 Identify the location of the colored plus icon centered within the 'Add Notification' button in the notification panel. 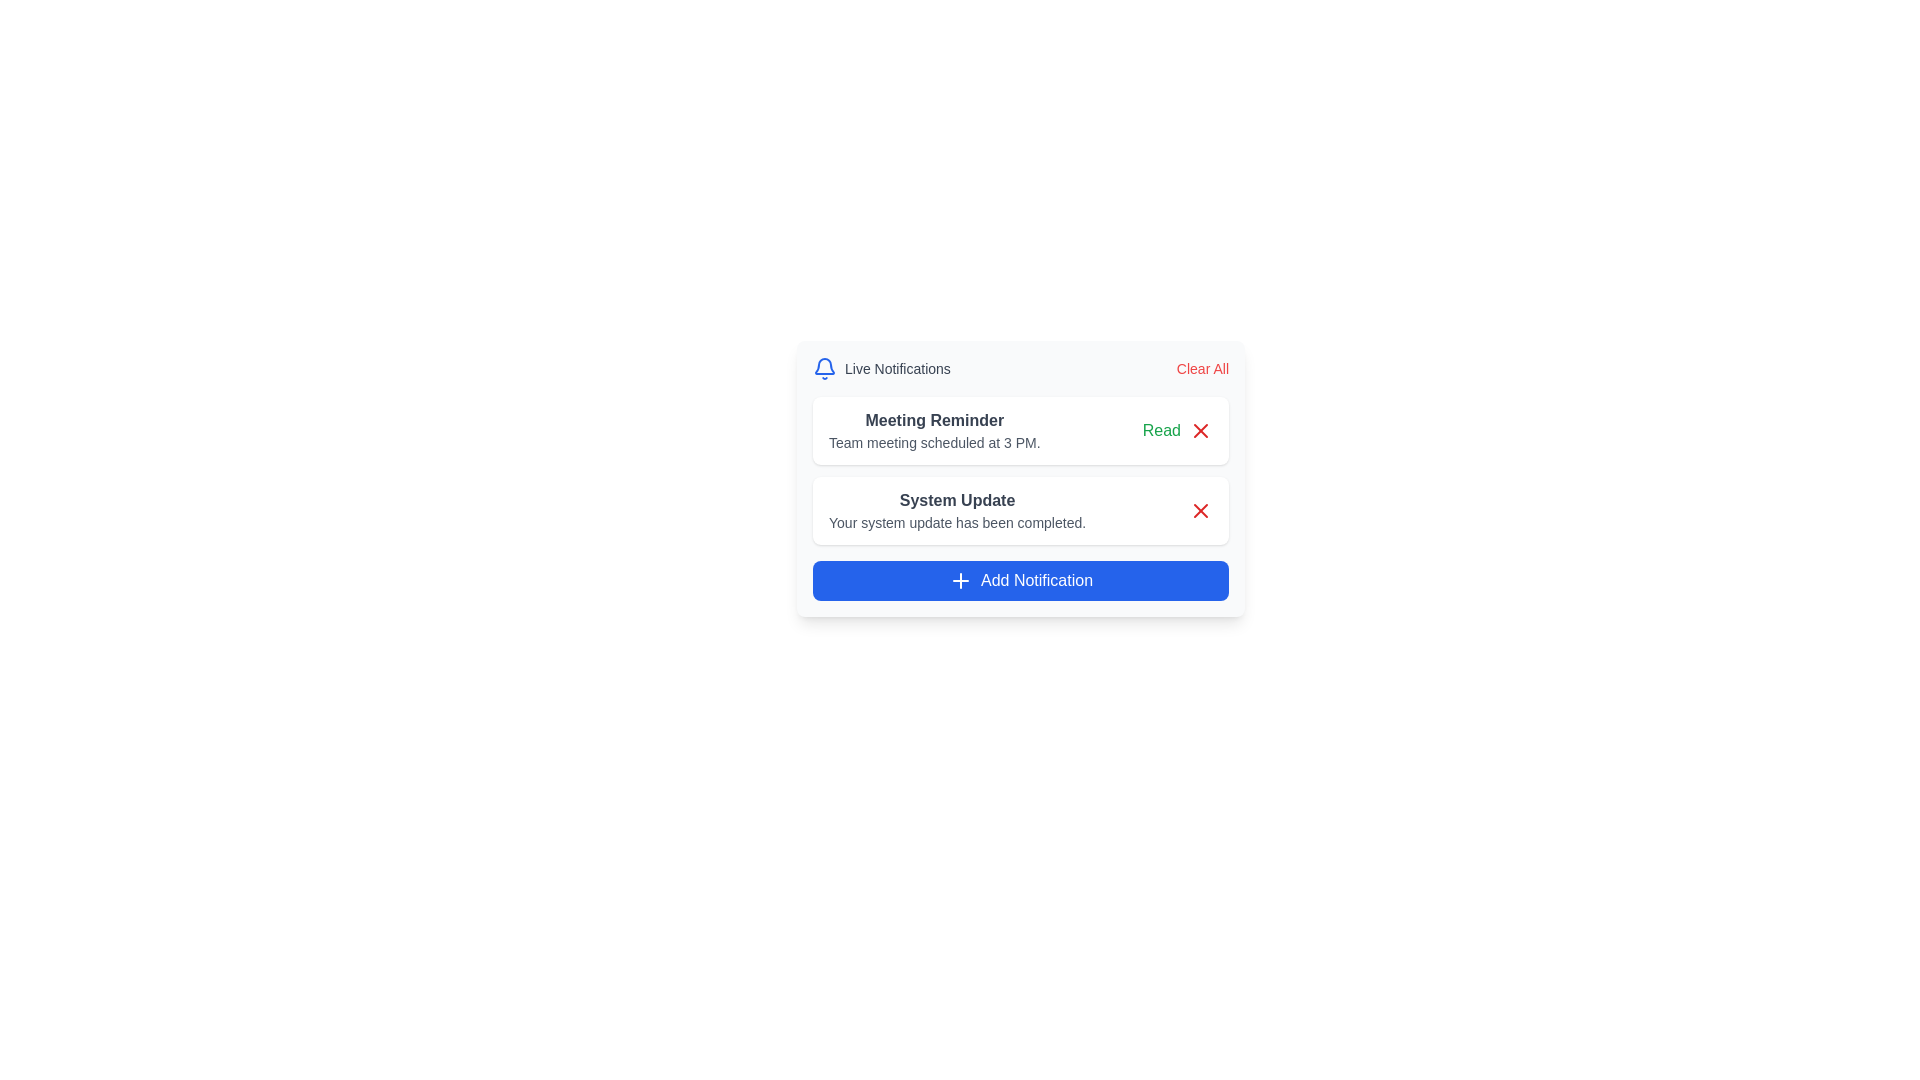
(960, 581).